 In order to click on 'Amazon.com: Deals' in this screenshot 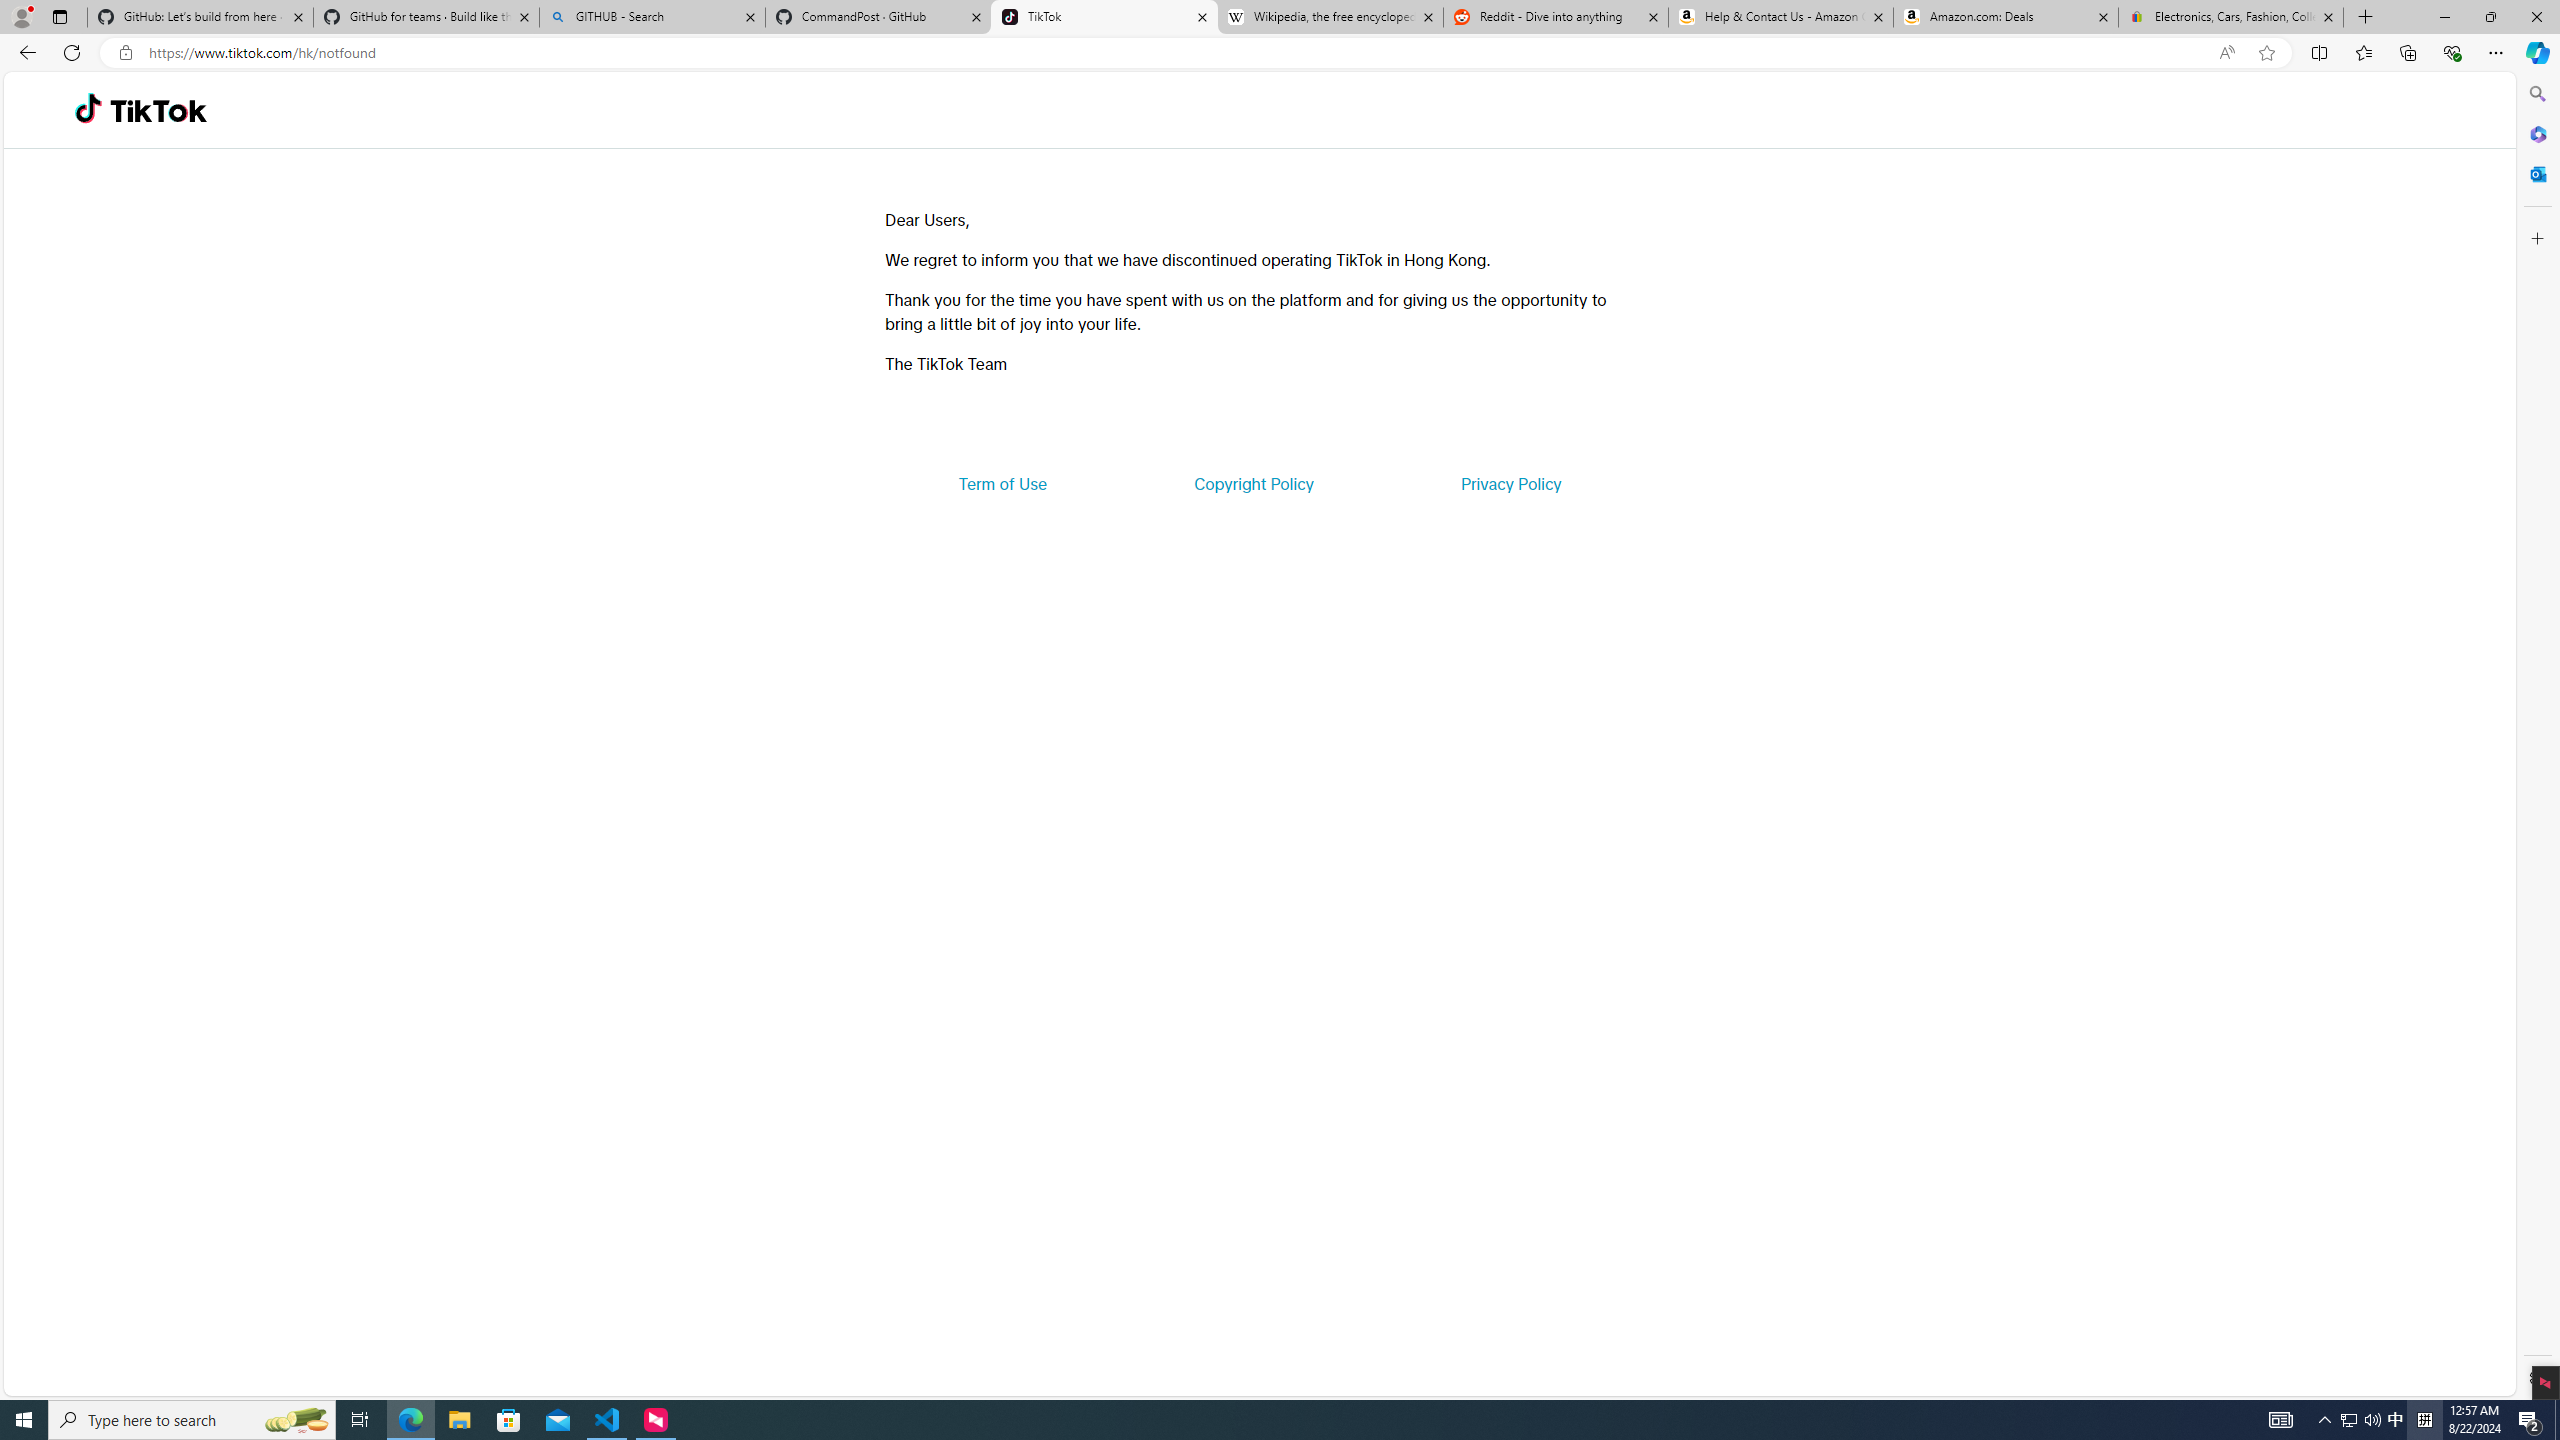, I will do `click(2005, 16)`.